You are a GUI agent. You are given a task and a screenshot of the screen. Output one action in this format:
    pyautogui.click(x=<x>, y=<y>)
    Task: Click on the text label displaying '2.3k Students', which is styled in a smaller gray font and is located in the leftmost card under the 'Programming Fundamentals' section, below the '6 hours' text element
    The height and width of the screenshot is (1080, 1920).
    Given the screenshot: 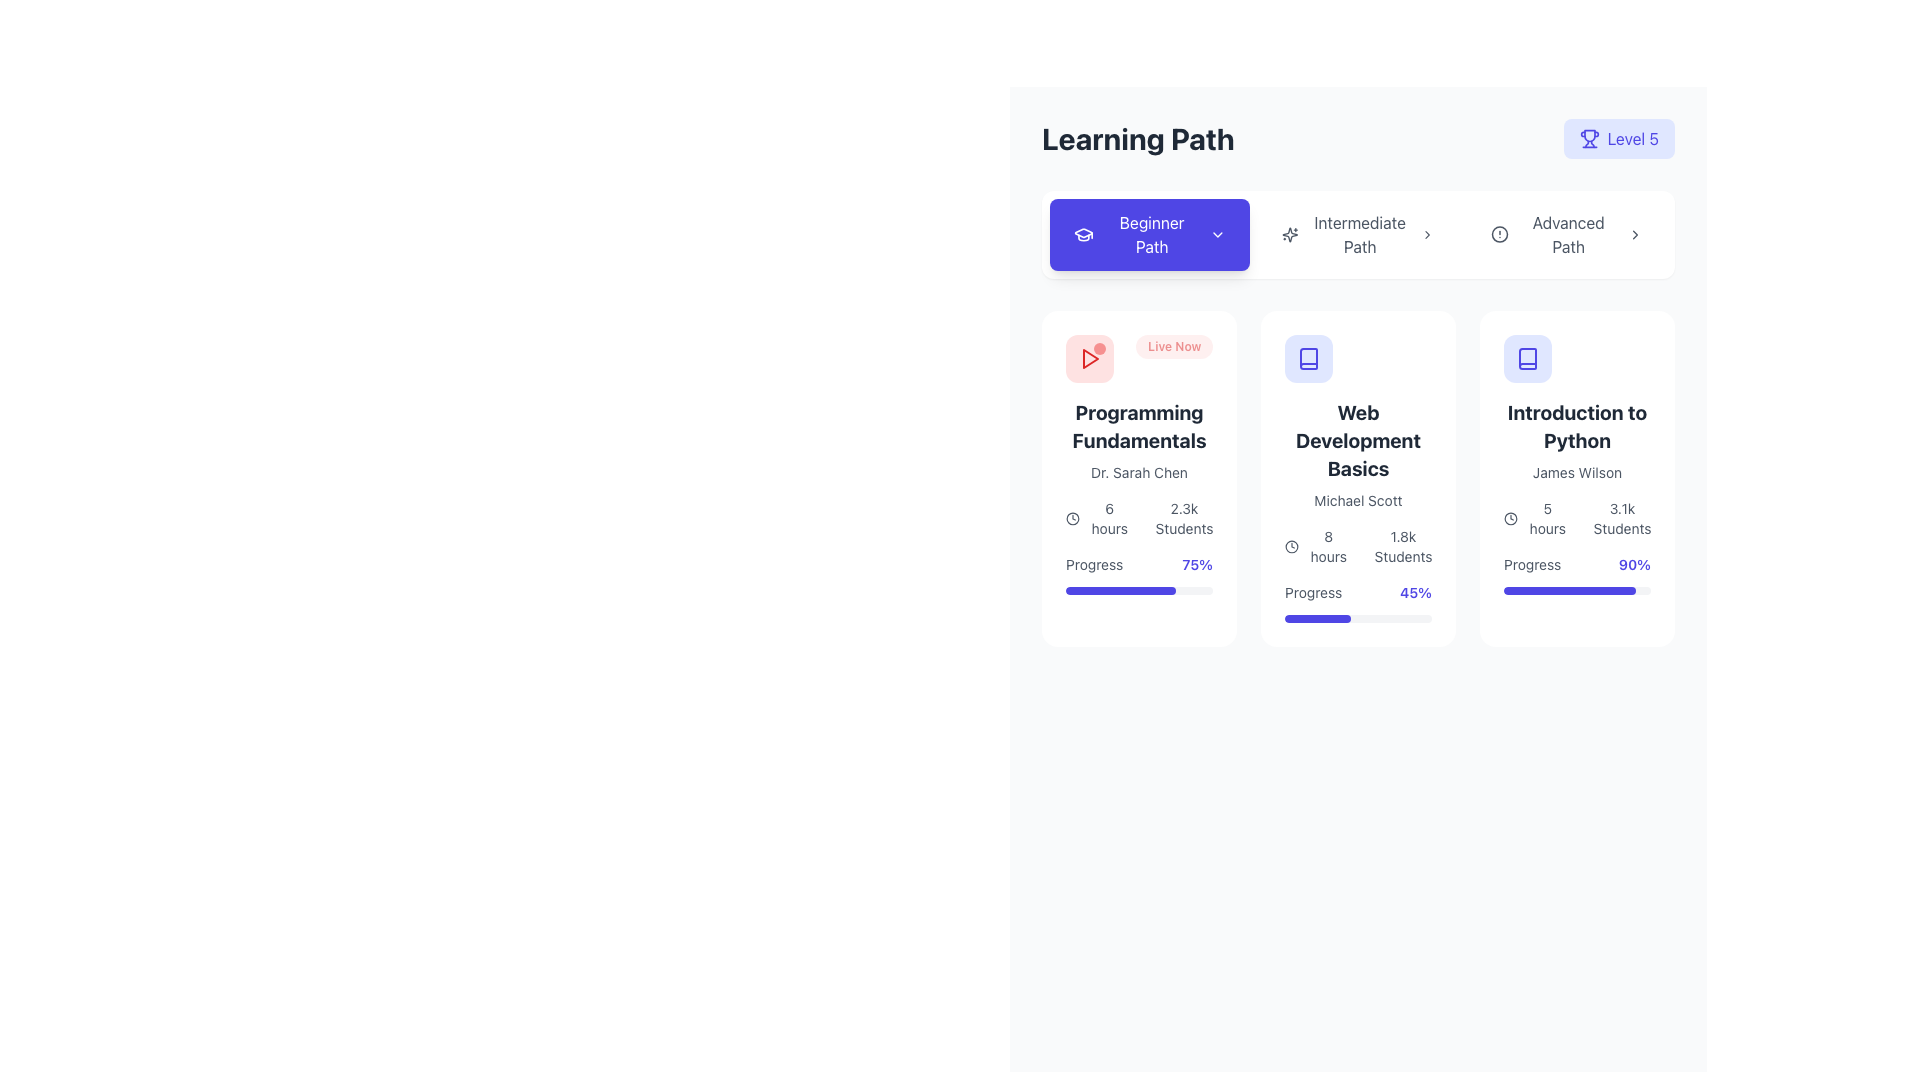 What is the action you would take?
    pyautogui.click(x=1180, y=518)
    